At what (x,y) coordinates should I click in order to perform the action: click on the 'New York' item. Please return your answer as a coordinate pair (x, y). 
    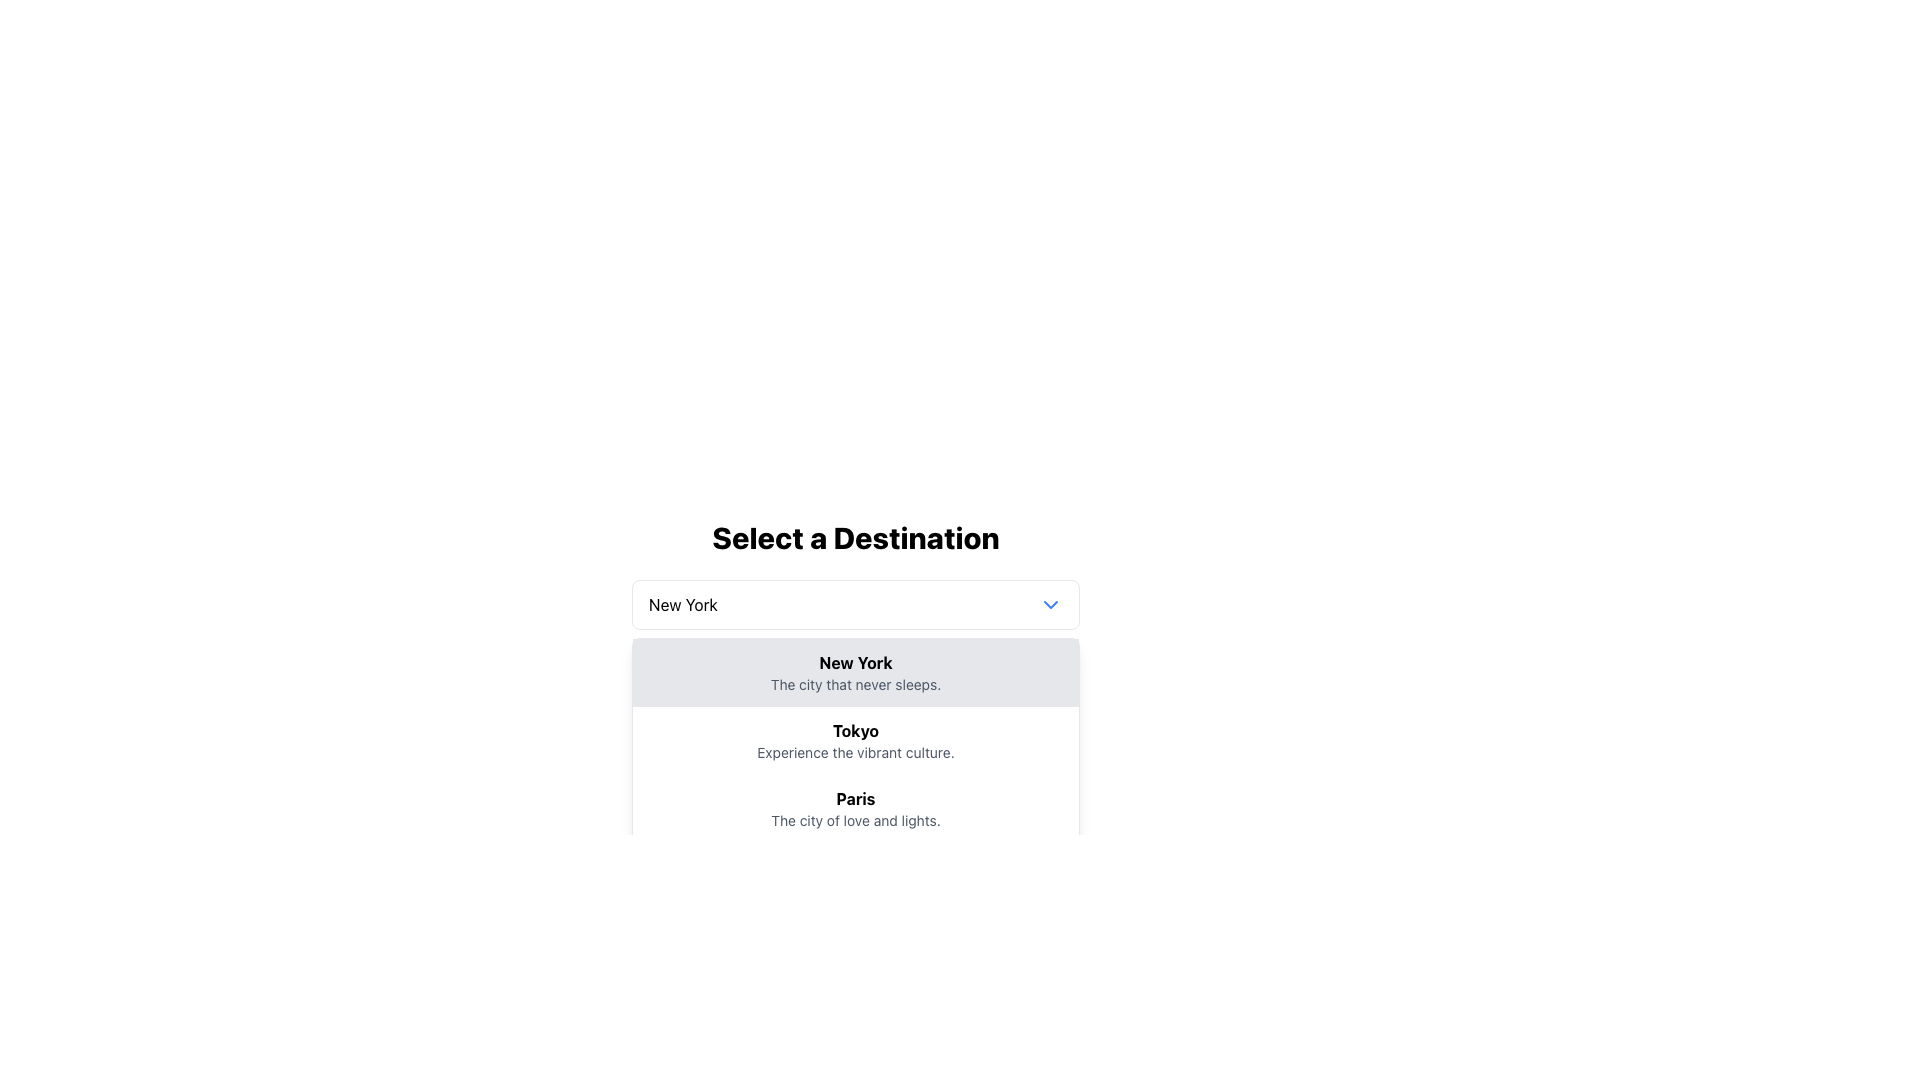
    Looking at the image, I should click on (855, 648).